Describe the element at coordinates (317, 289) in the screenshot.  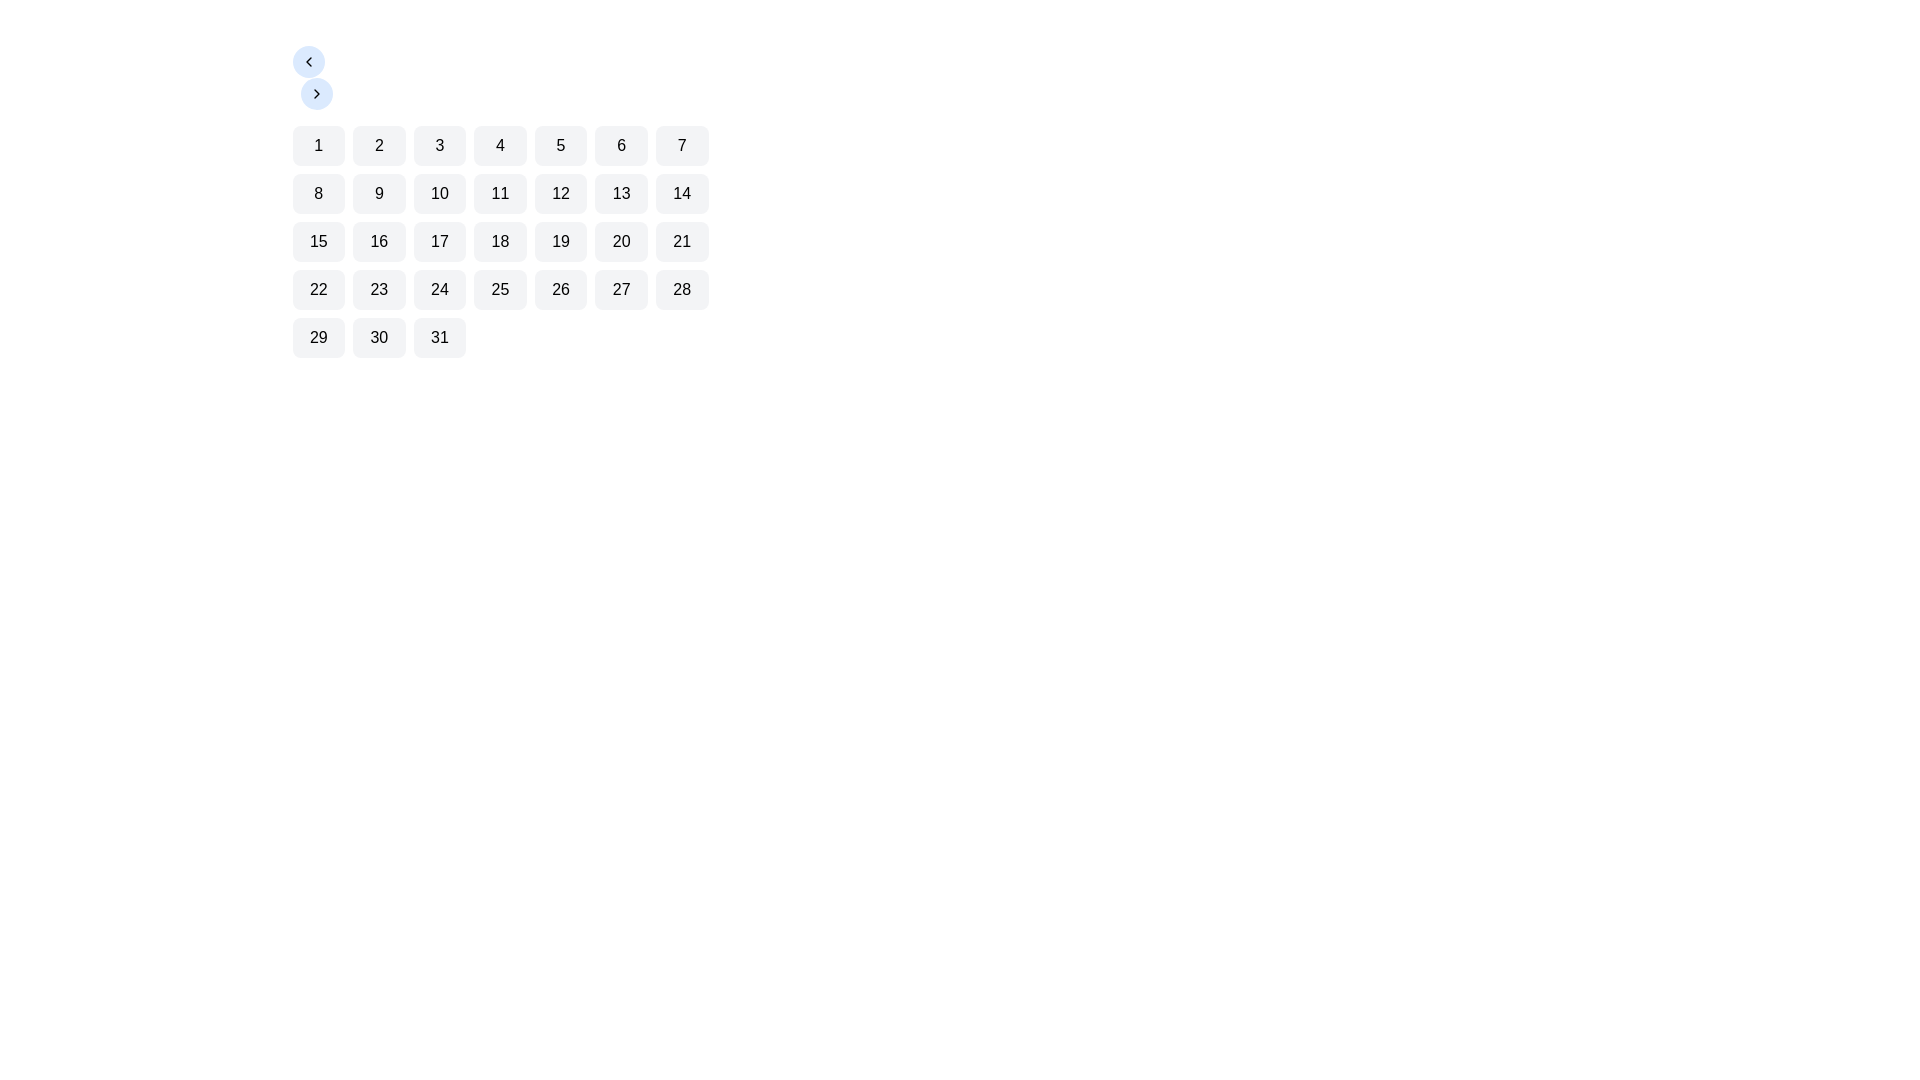
I see `the interactive calendar cell representing the 22nd day` at that location.